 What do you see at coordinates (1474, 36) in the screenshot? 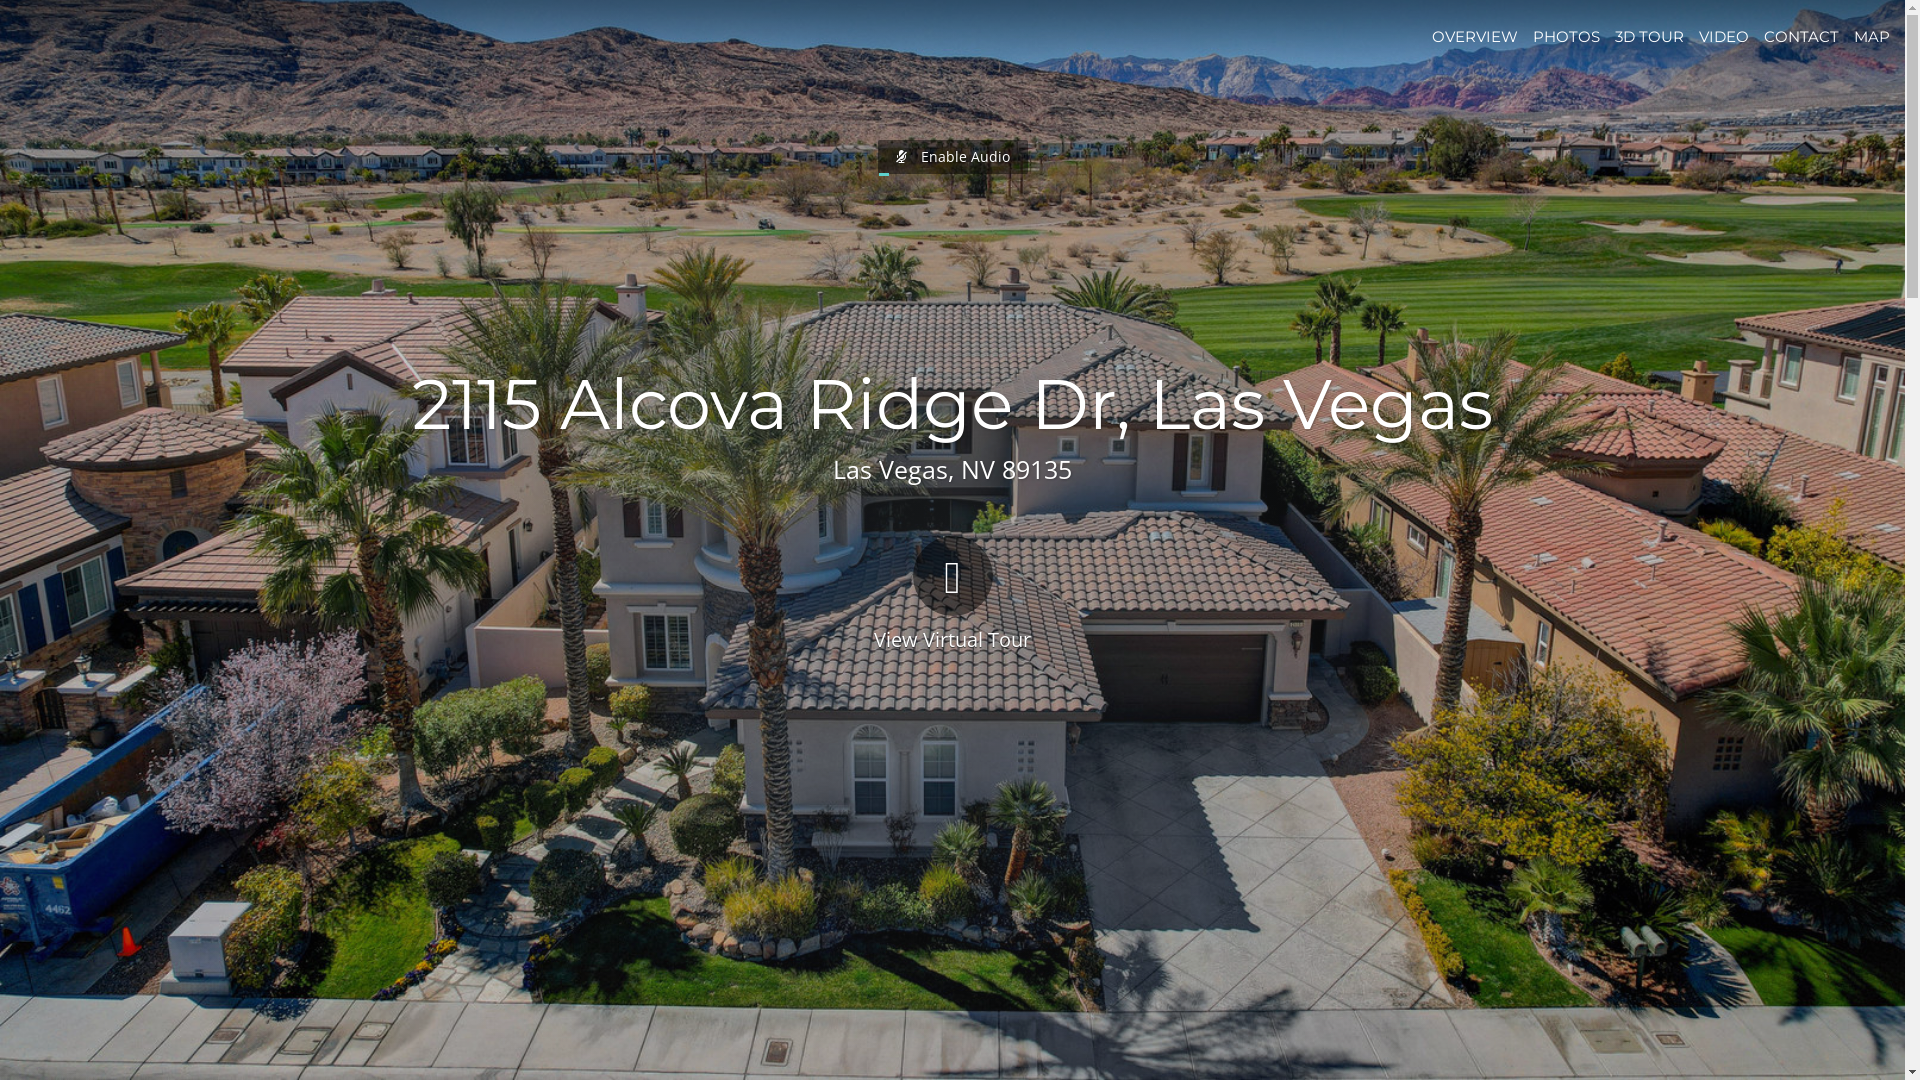
I see `'OVERVIEW'` at bounding box center [1474, 36].